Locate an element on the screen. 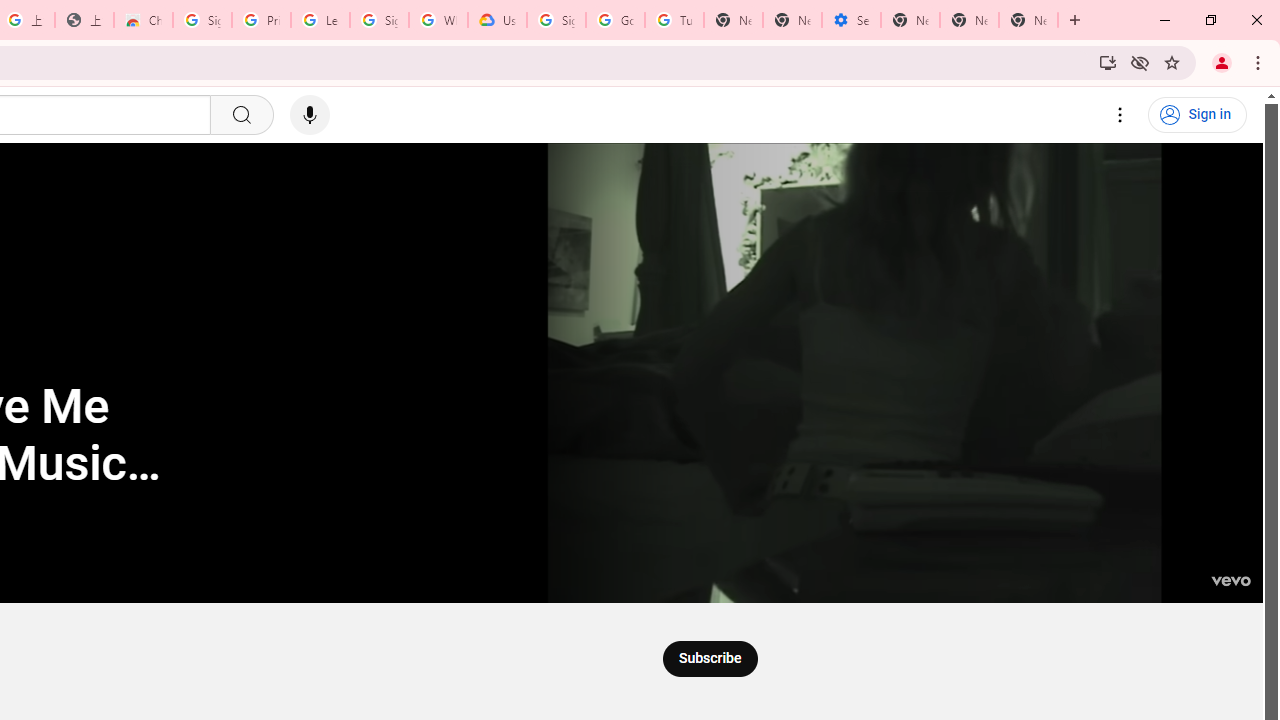 The height and width of the screenshot is (720, 1280). 'Google Account Help' is located at coordinates (614, 20).